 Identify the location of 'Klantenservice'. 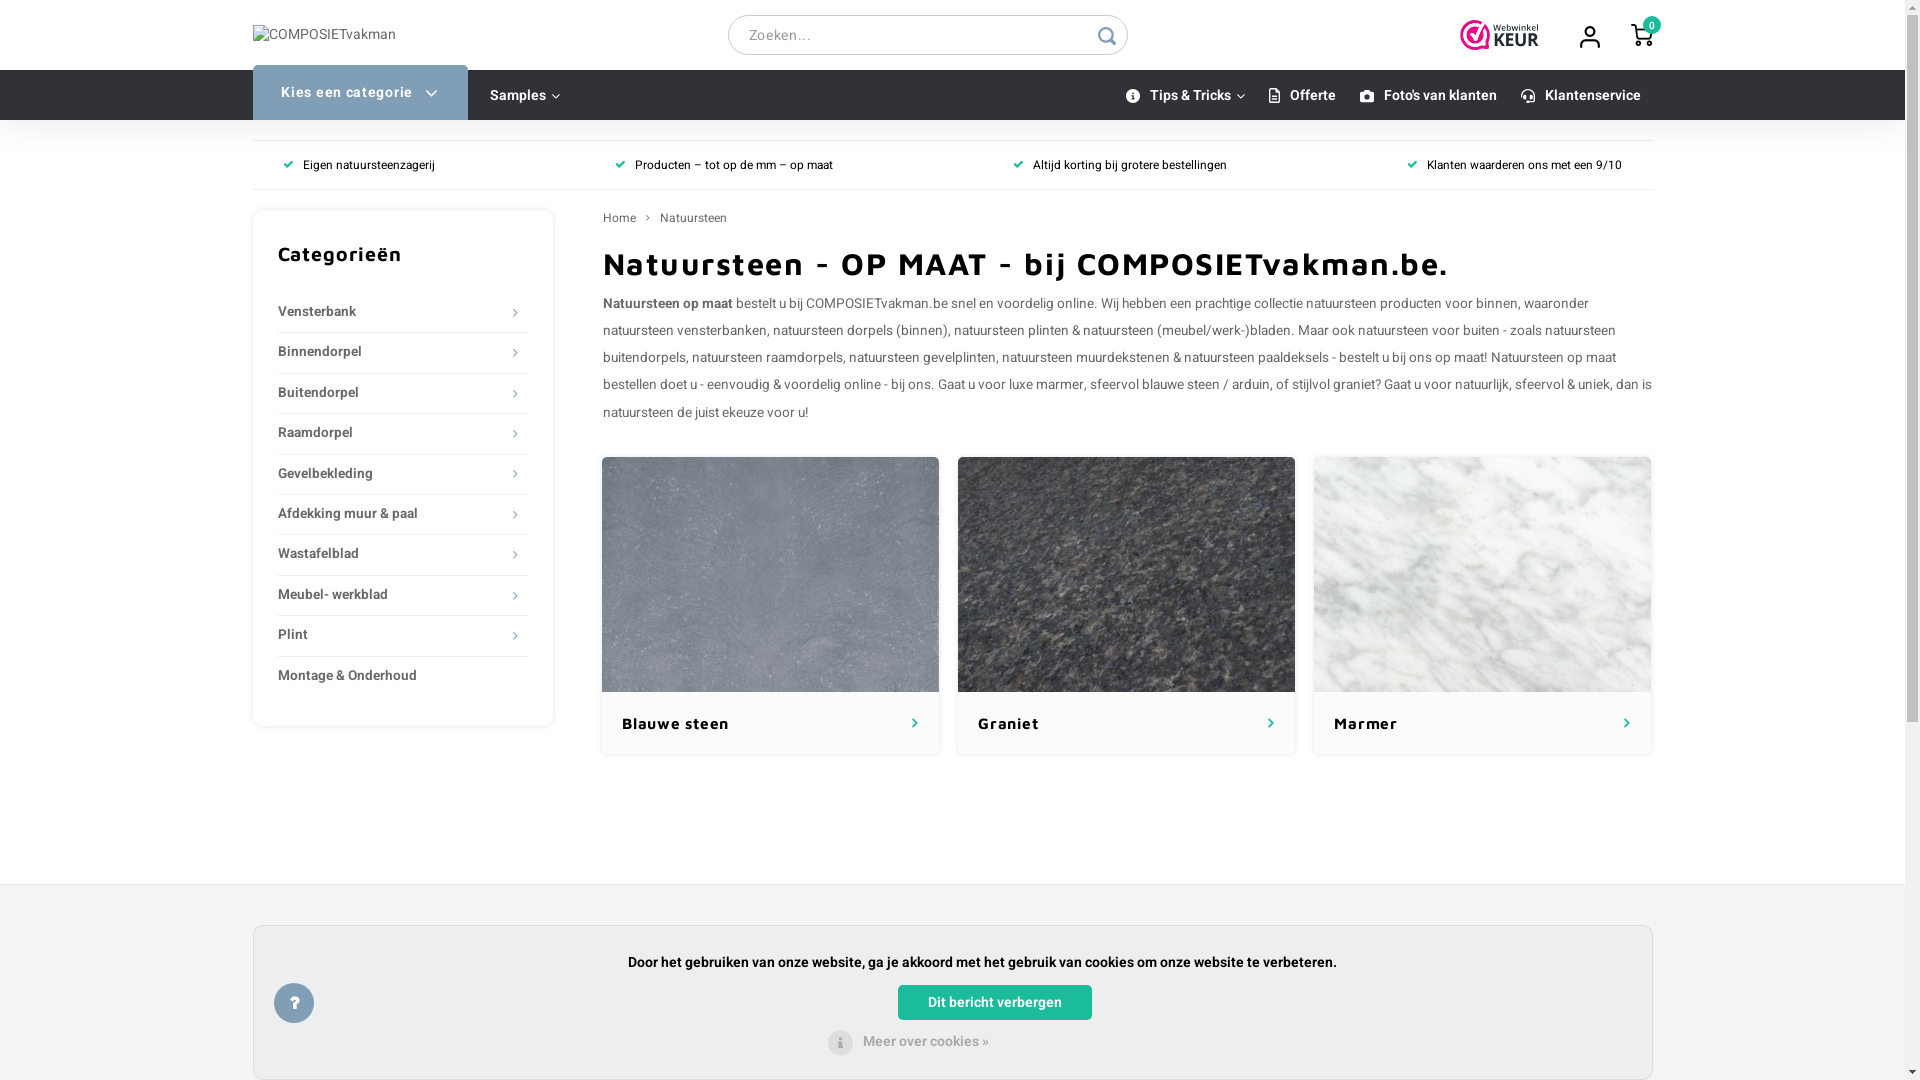
(1578, 96).